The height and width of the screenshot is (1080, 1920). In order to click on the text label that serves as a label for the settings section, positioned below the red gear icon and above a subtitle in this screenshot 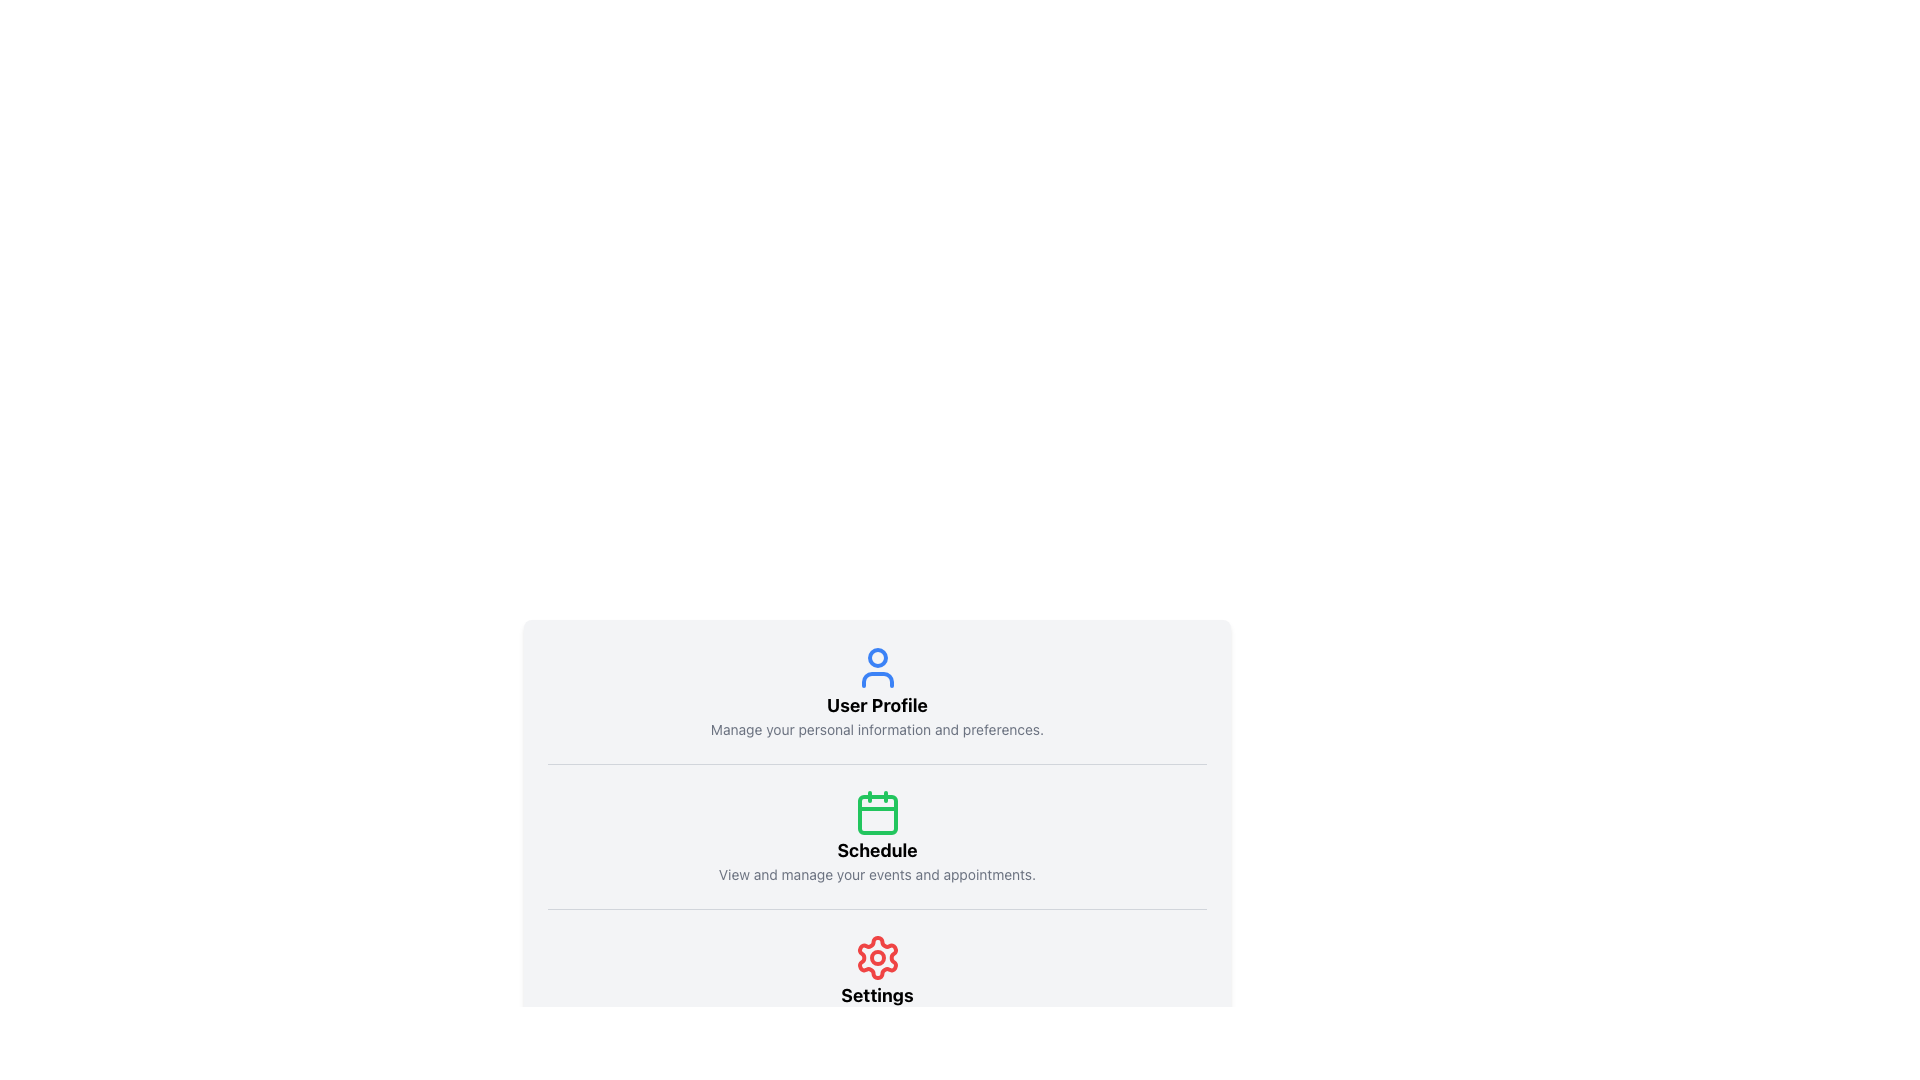, I will do `click(877, 995)`.